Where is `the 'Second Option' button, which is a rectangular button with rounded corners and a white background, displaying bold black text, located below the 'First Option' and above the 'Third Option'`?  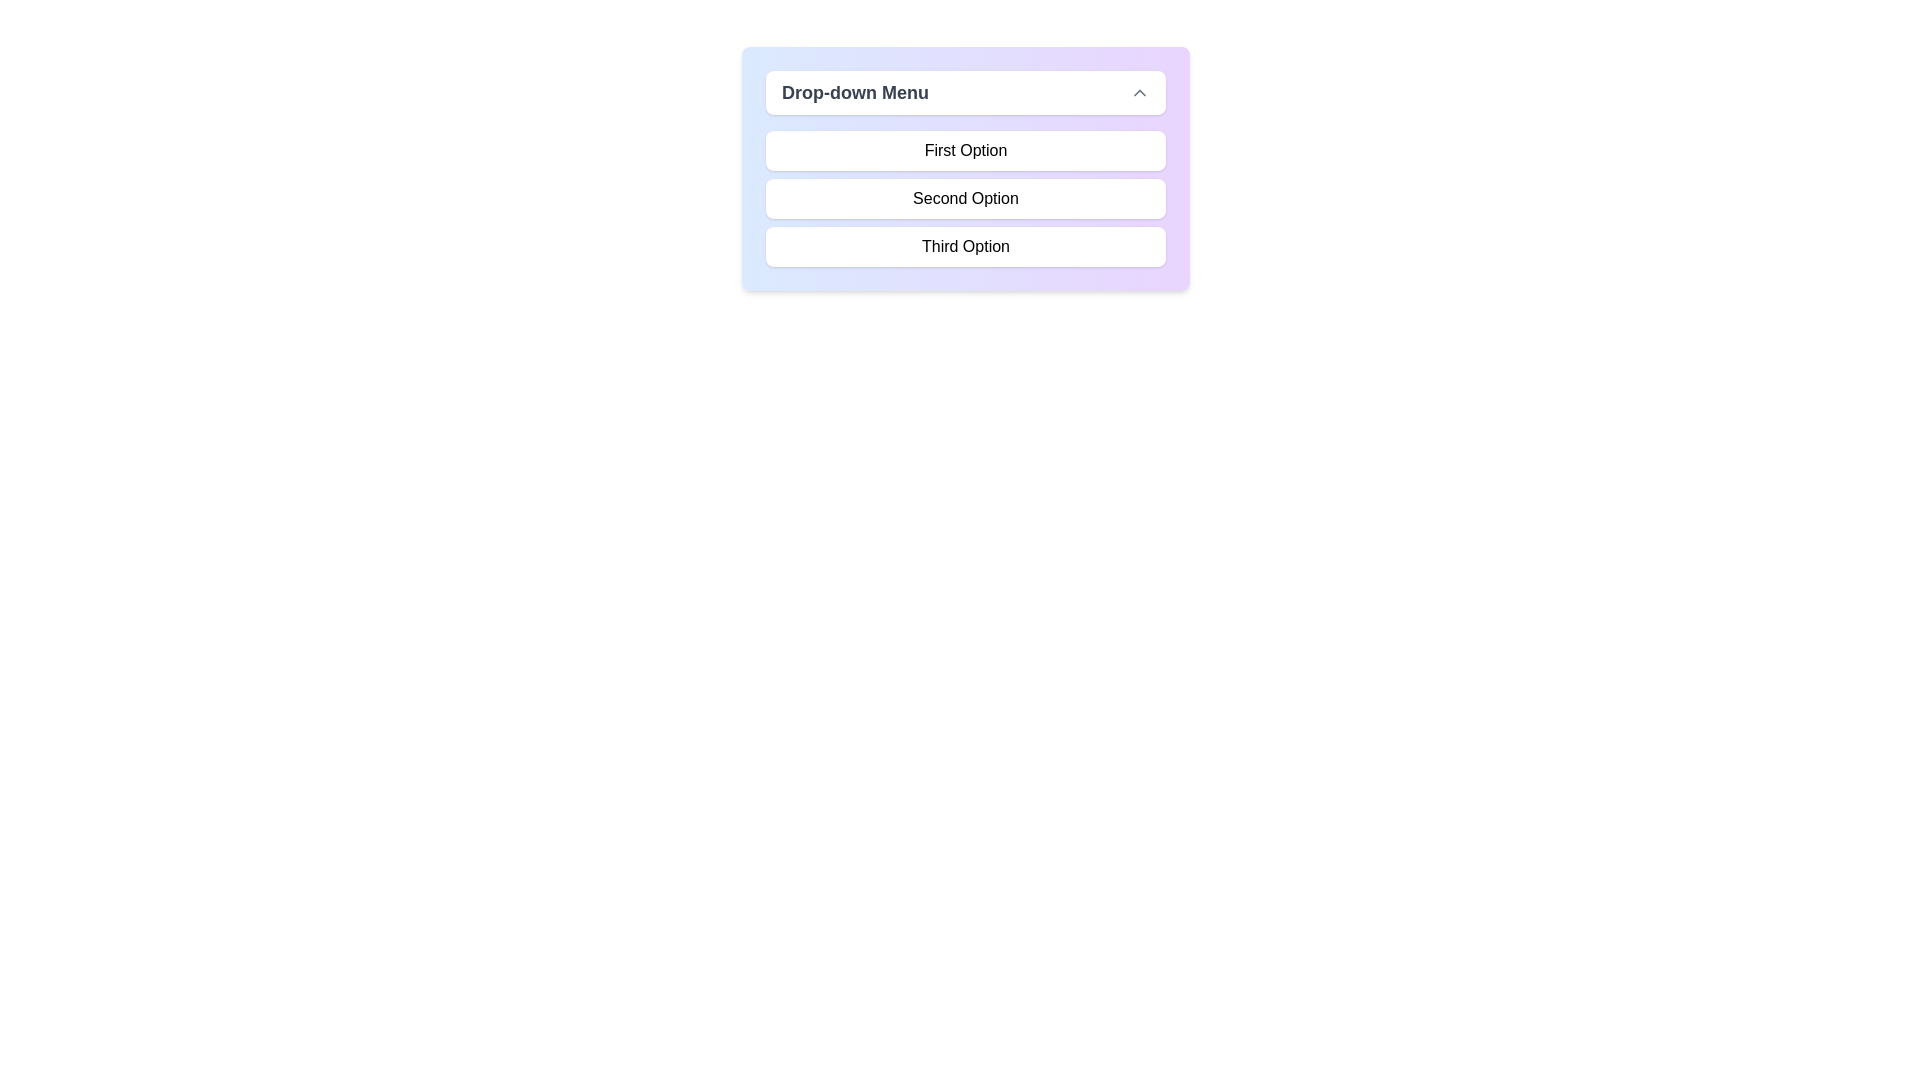 the 'Second Option' button, which is a rectangular button with rounded corners and a white background, displaying bold black text, located below the 'First Option' and above the 'Third Option' is located at coordinates (965, 199).